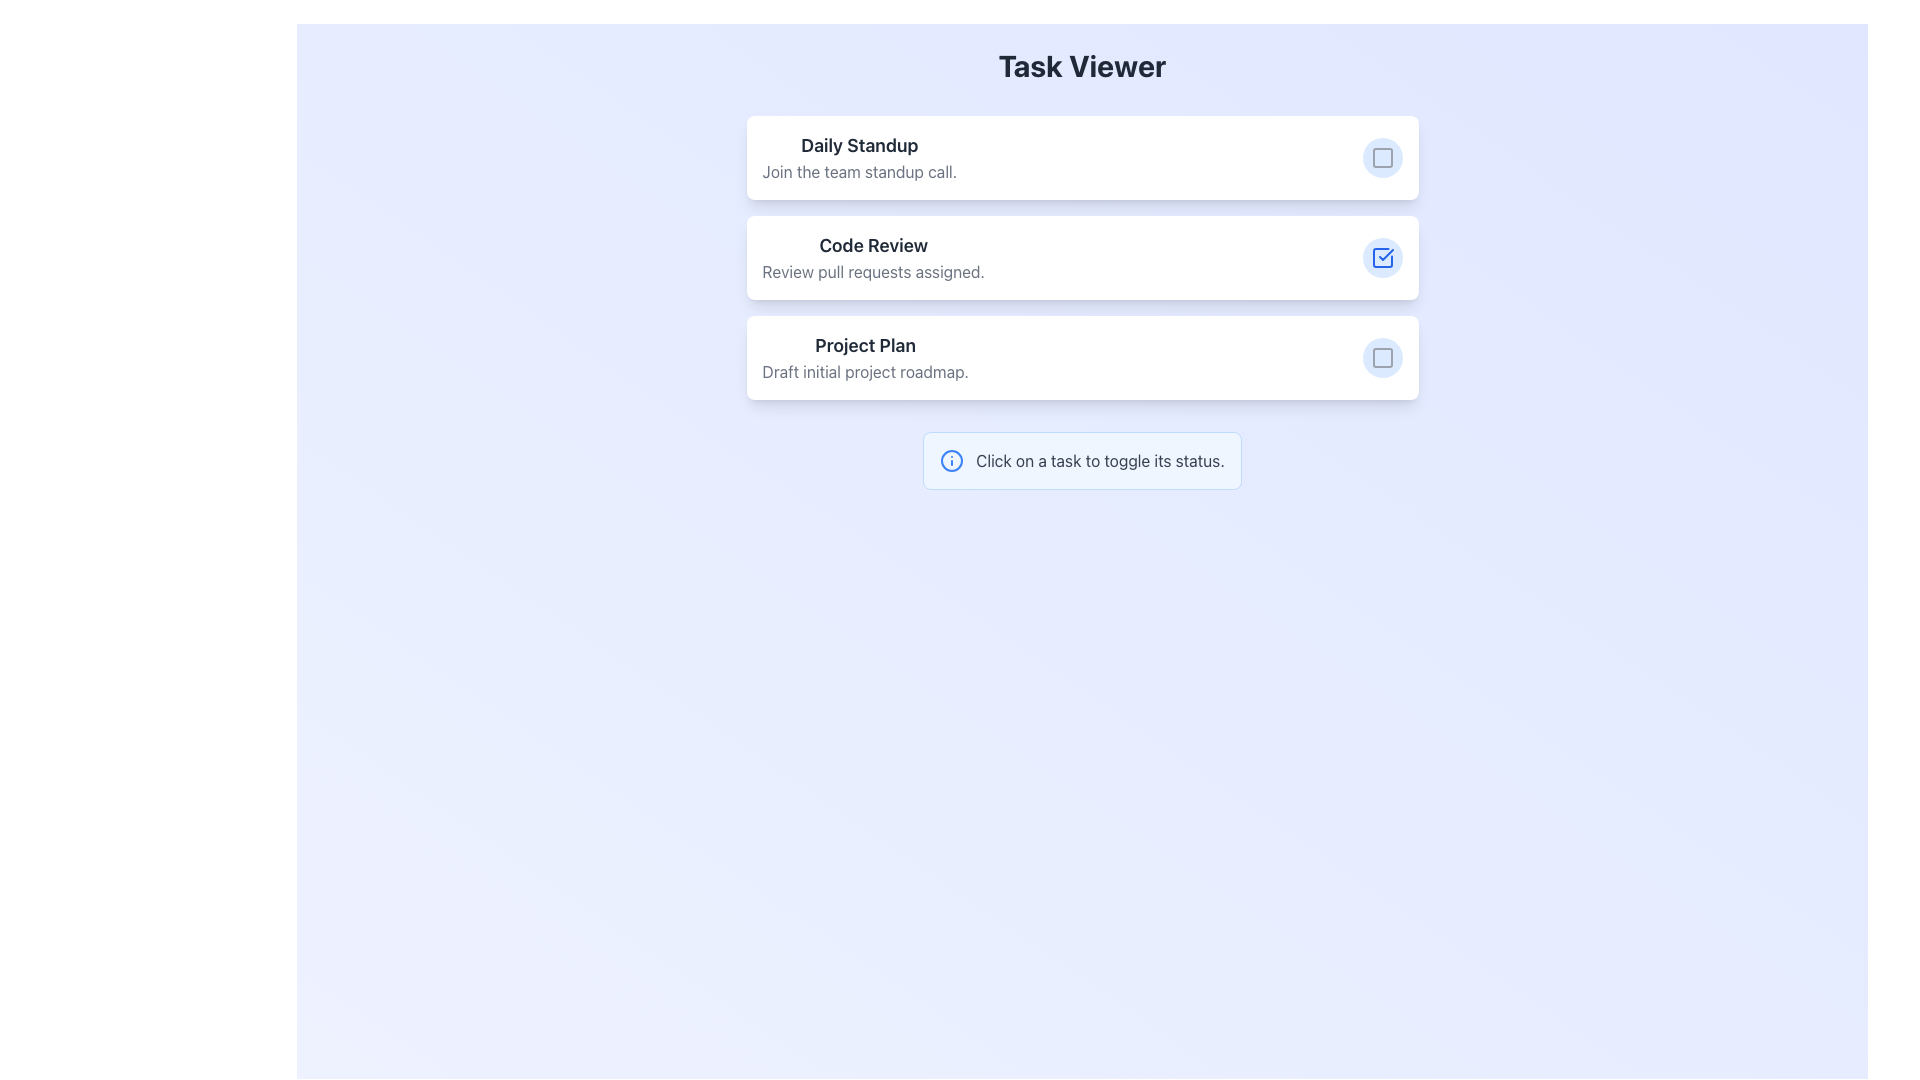 Image resolution: width=1920 pixels, height=1080 pixels. What do you see at coordinates (1381, 257) in the screenshot?
I see `the button that signifies the completion or status check of the associated task next to the text 'Review pull requests assigned.' to visualize the hover effect` at bounding box center [1381, 257].